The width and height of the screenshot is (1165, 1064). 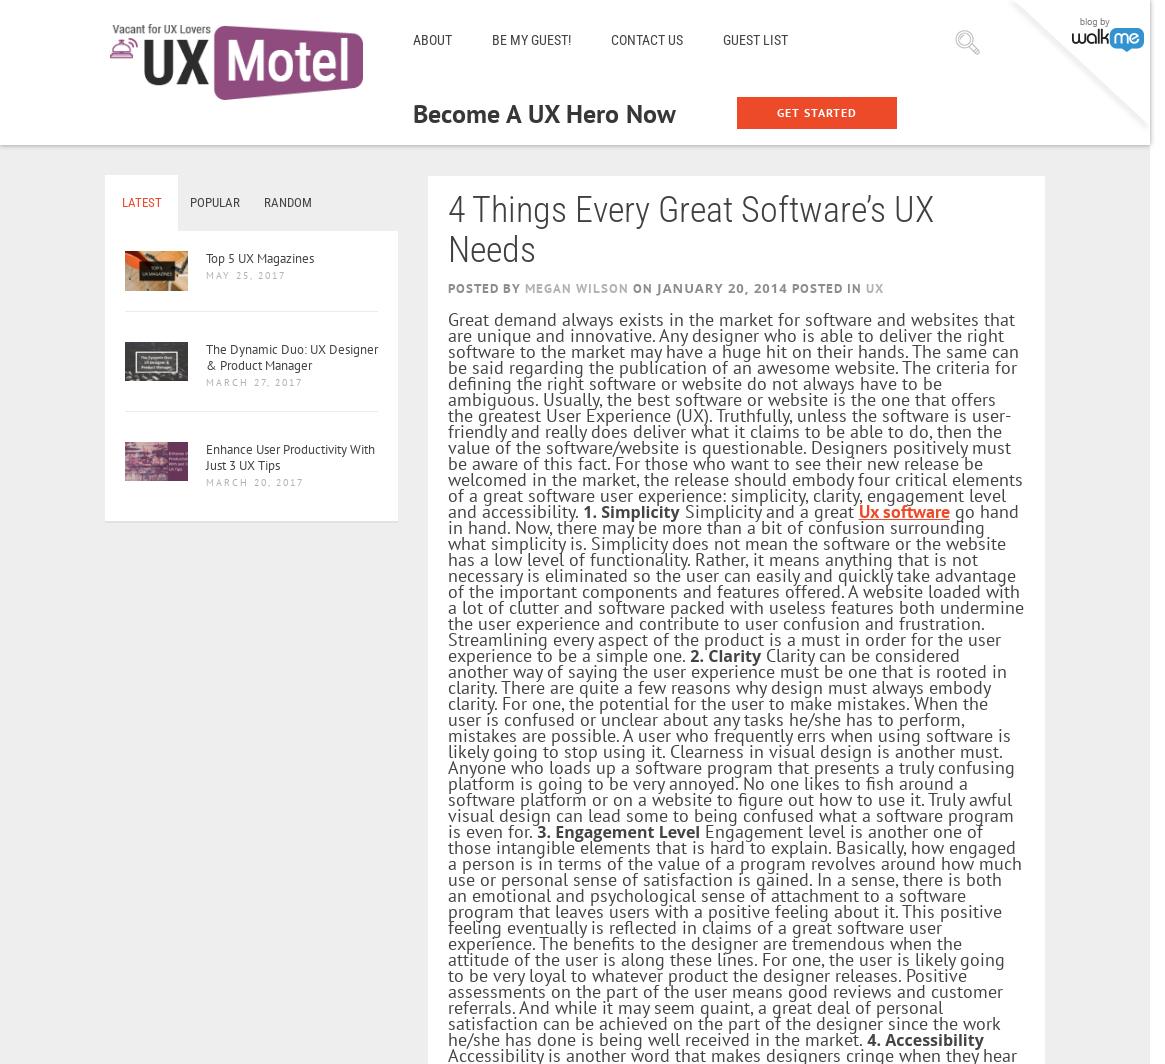 I want to click on '1. Simplicity', so click(x=629, y=511).